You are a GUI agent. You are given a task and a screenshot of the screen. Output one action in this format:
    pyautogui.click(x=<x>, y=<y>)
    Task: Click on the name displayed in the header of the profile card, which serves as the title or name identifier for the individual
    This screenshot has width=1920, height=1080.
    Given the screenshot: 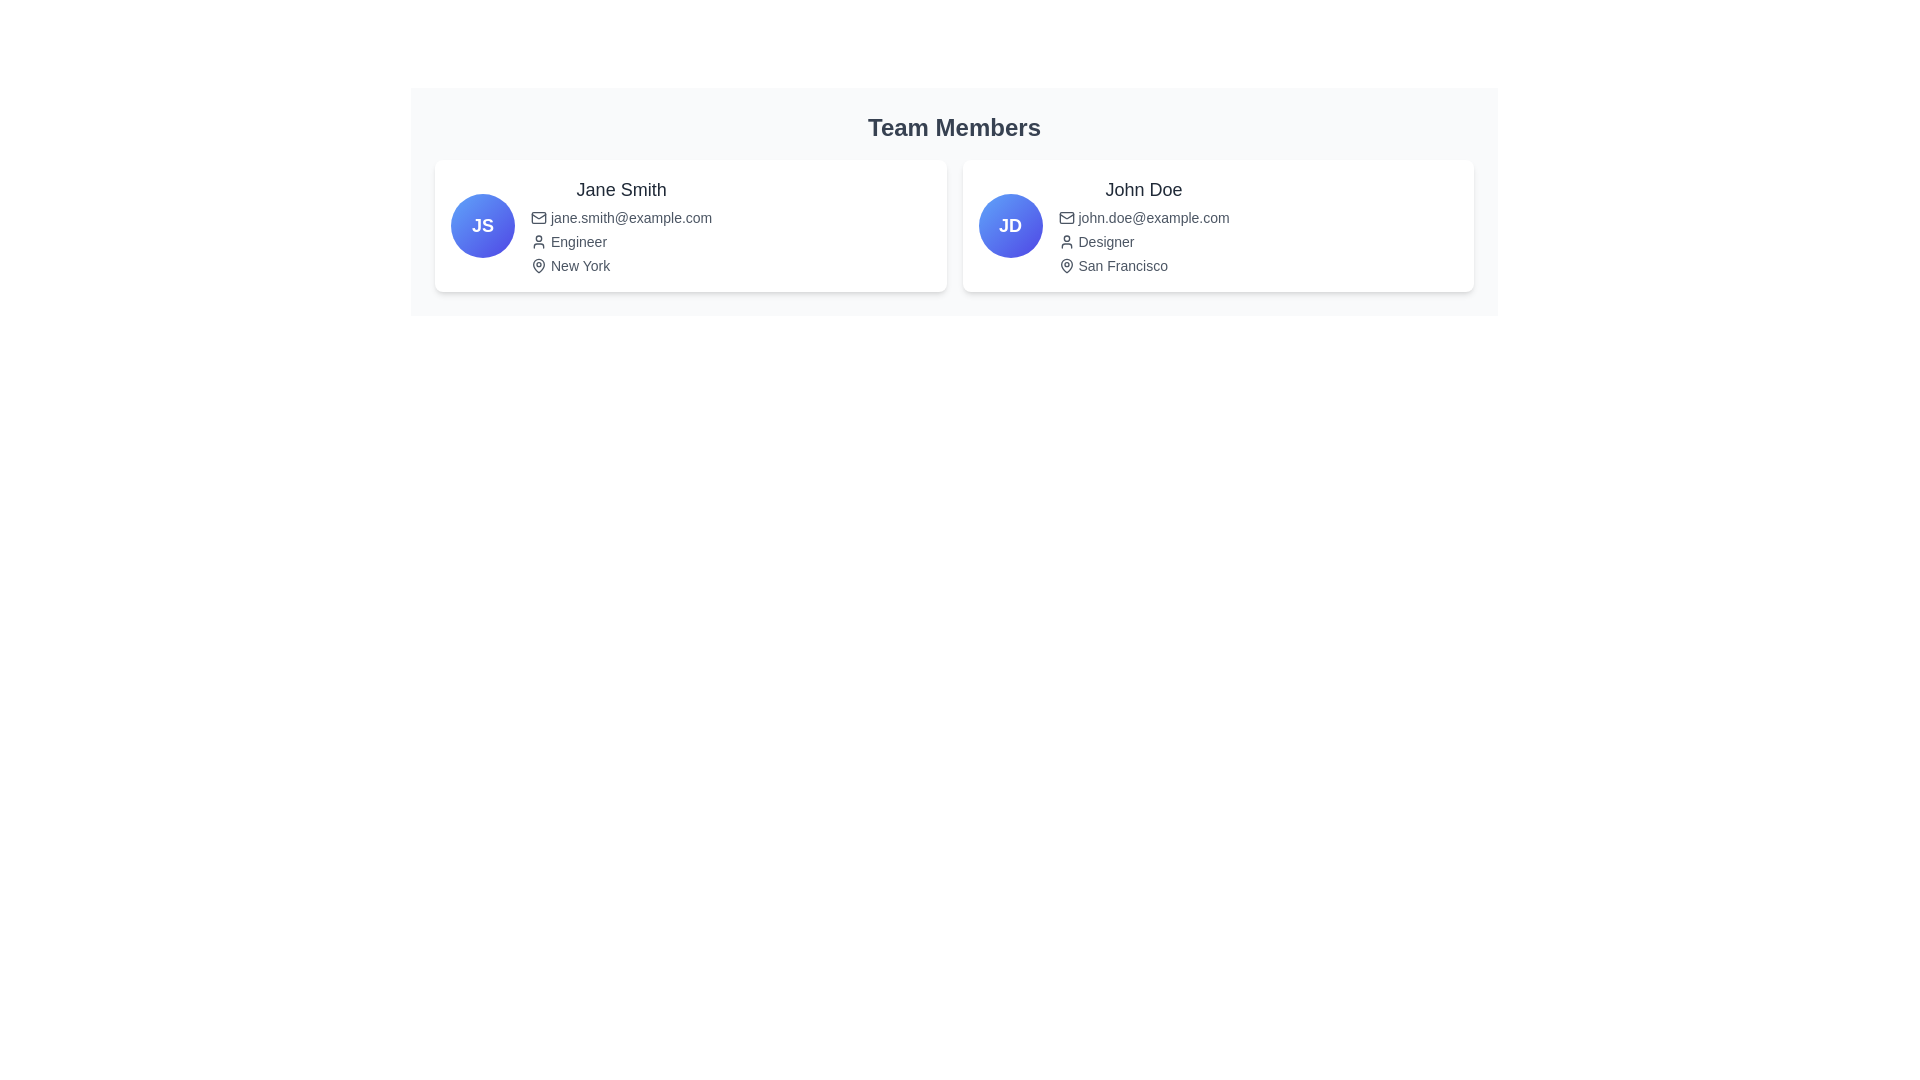 What is the action you would take?
    pyautogui.click(x=620, y=189)
    